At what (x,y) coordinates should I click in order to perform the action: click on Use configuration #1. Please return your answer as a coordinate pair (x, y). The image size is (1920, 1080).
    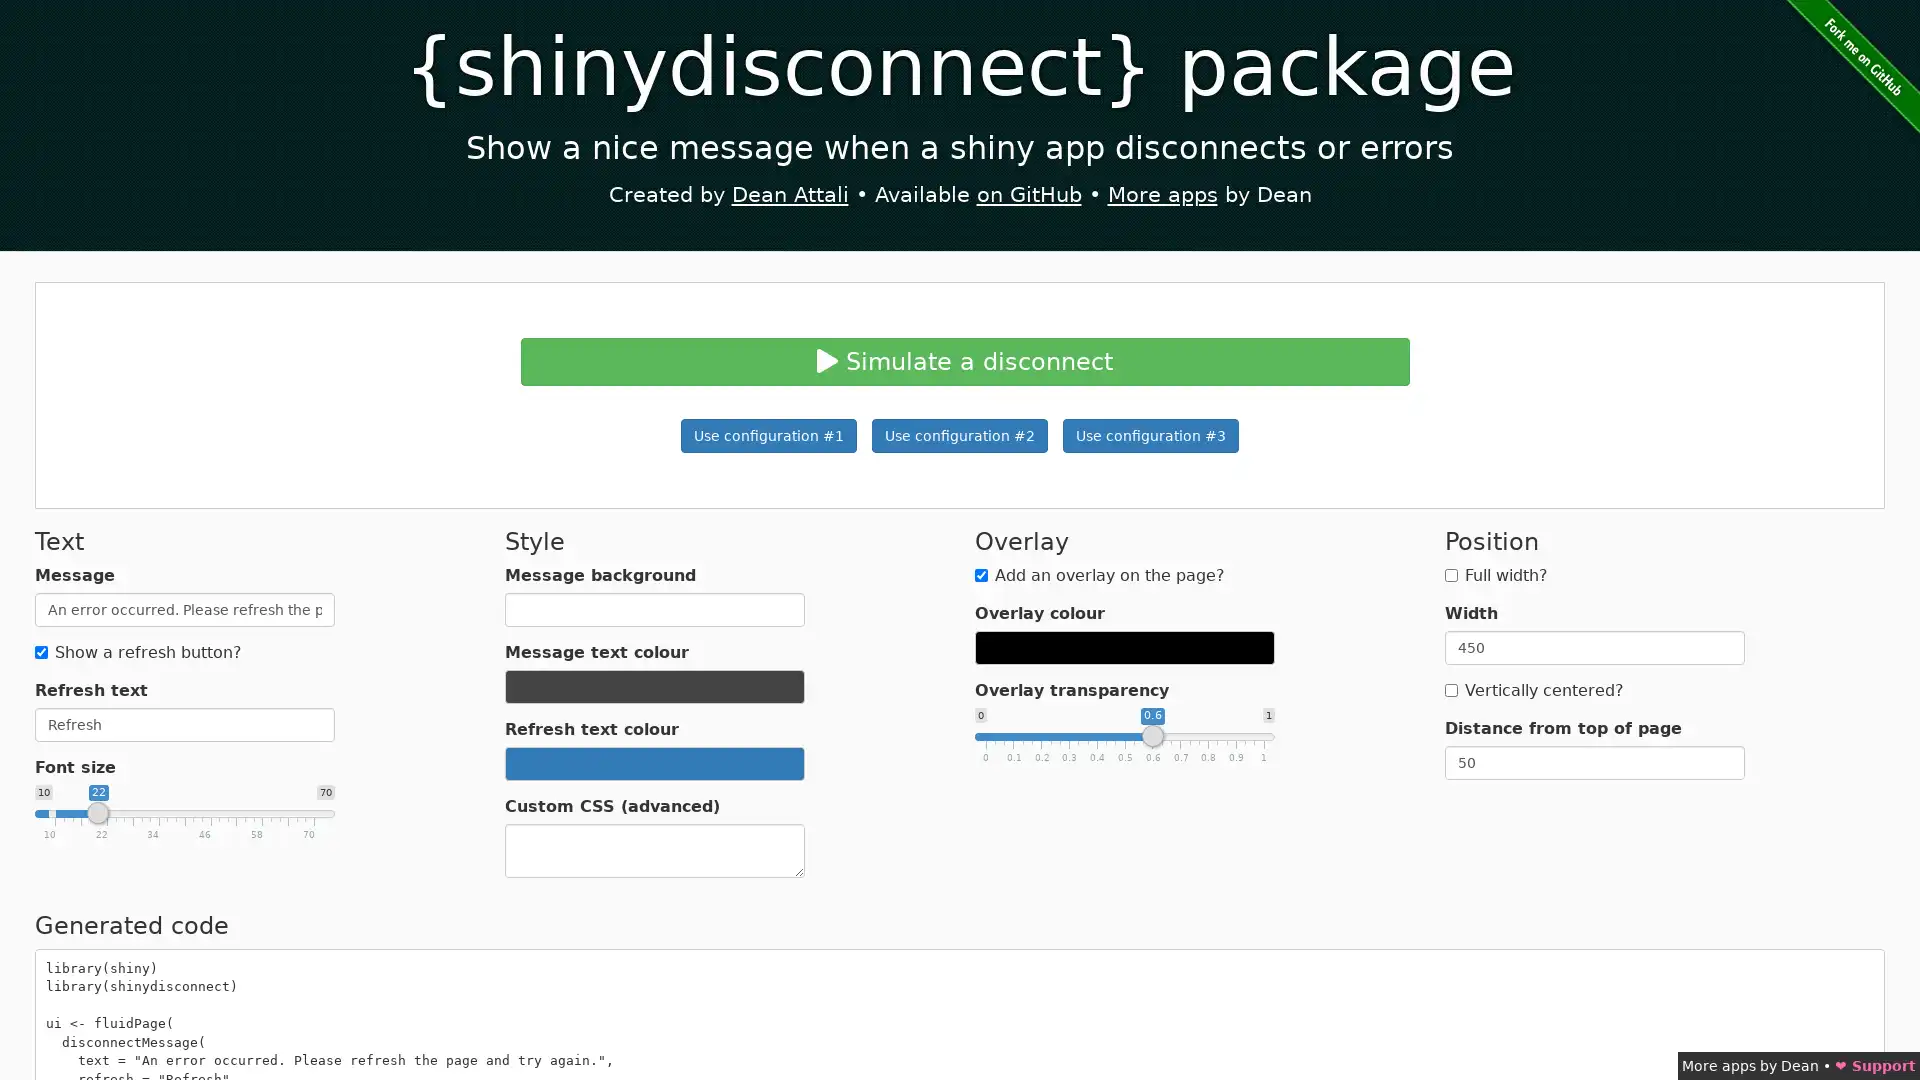
    Looking at the image, I should click on (767, 434).